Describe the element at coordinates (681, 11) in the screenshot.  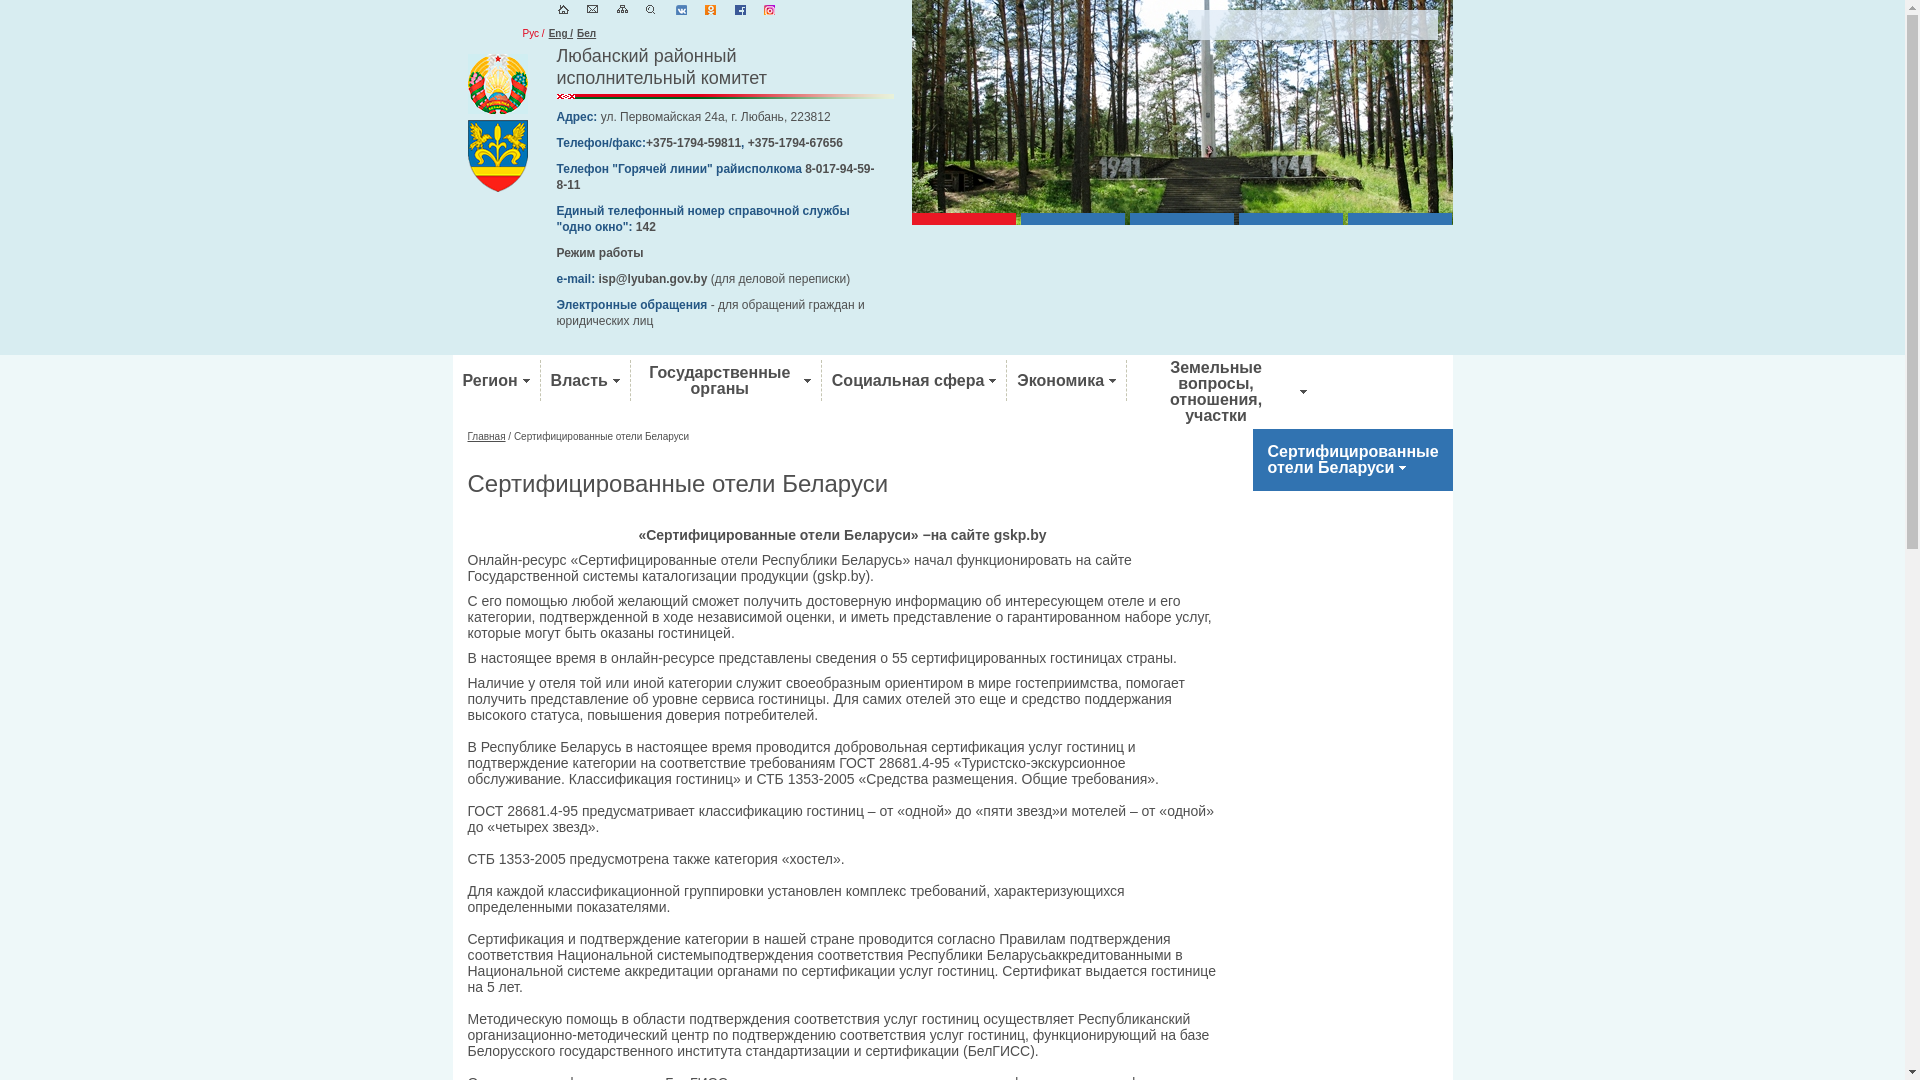
I see `'vk'` at that location.